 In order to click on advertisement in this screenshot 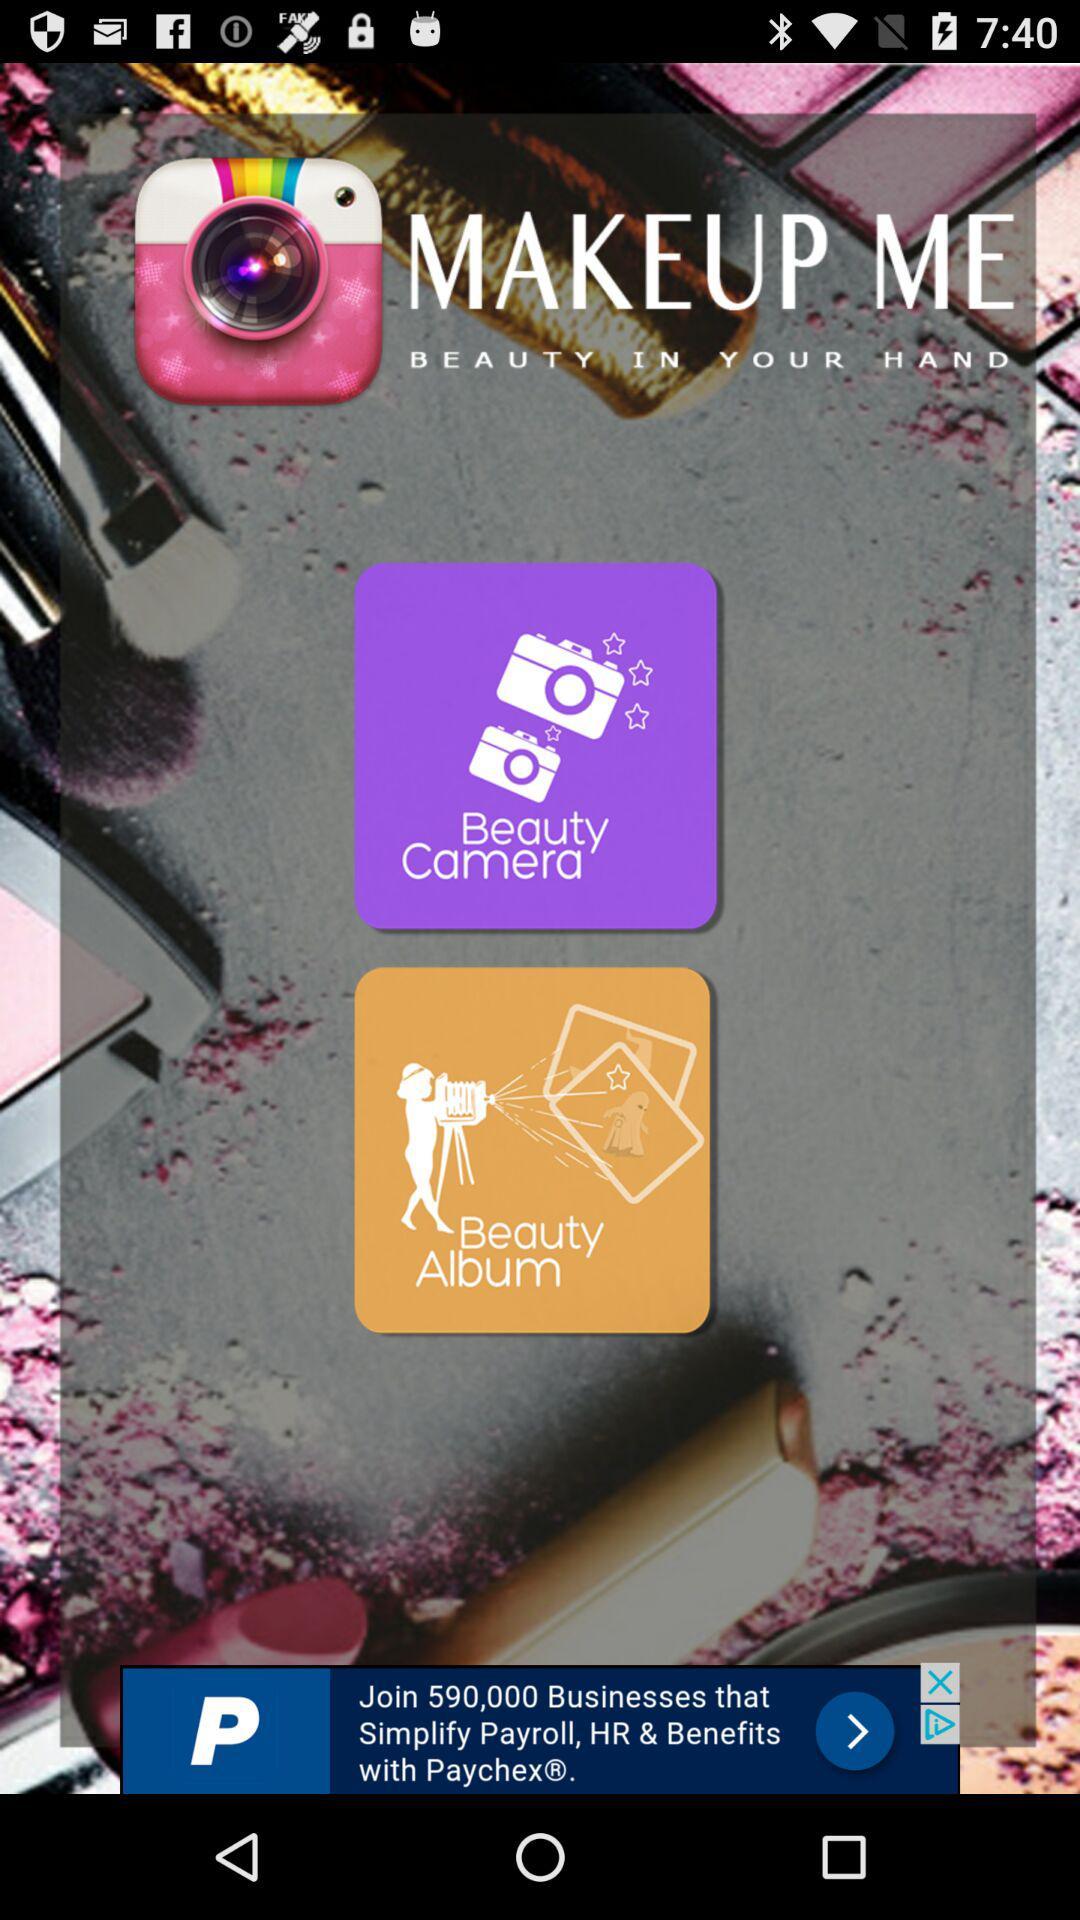, I will do `click(540, 1727)`.